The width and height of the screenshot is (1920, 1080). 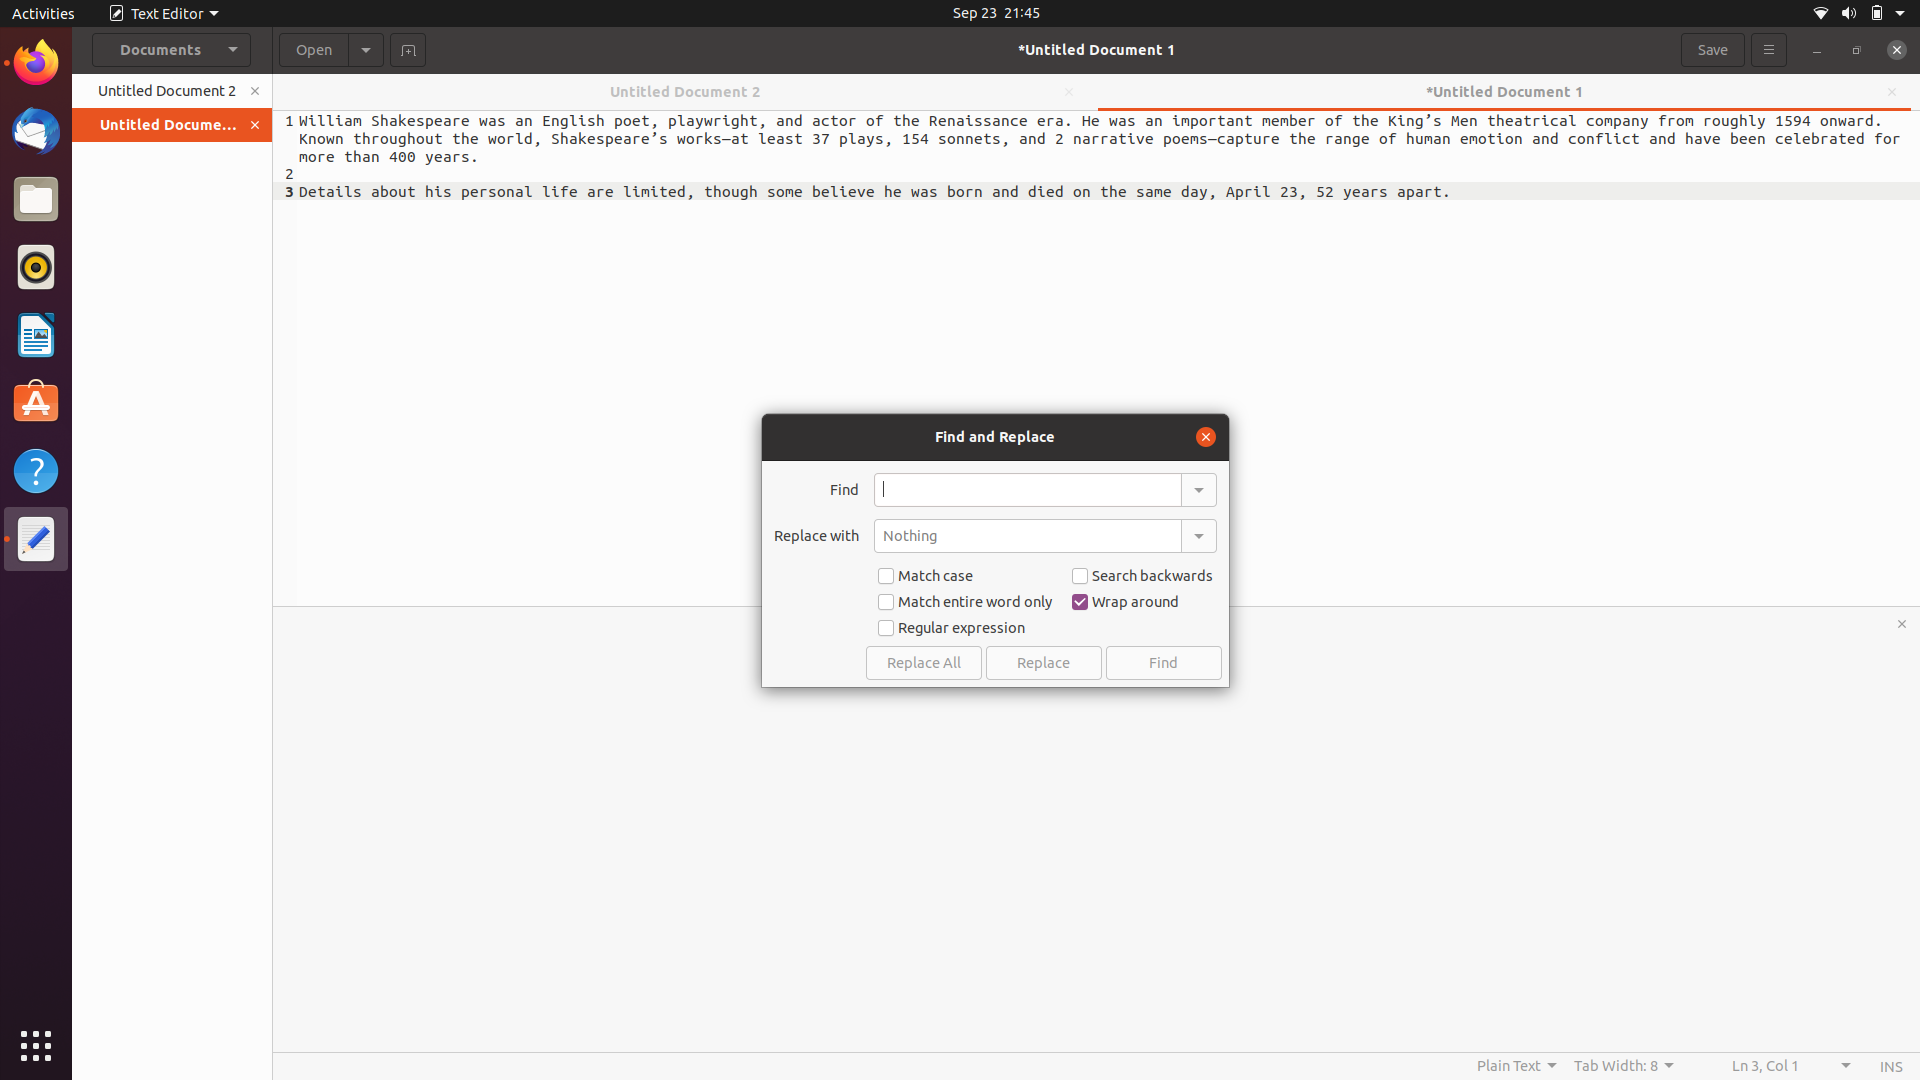 I want to click on Substitute the word "happy" with "joyful" throughout the document, so click(x=1027, y=489).